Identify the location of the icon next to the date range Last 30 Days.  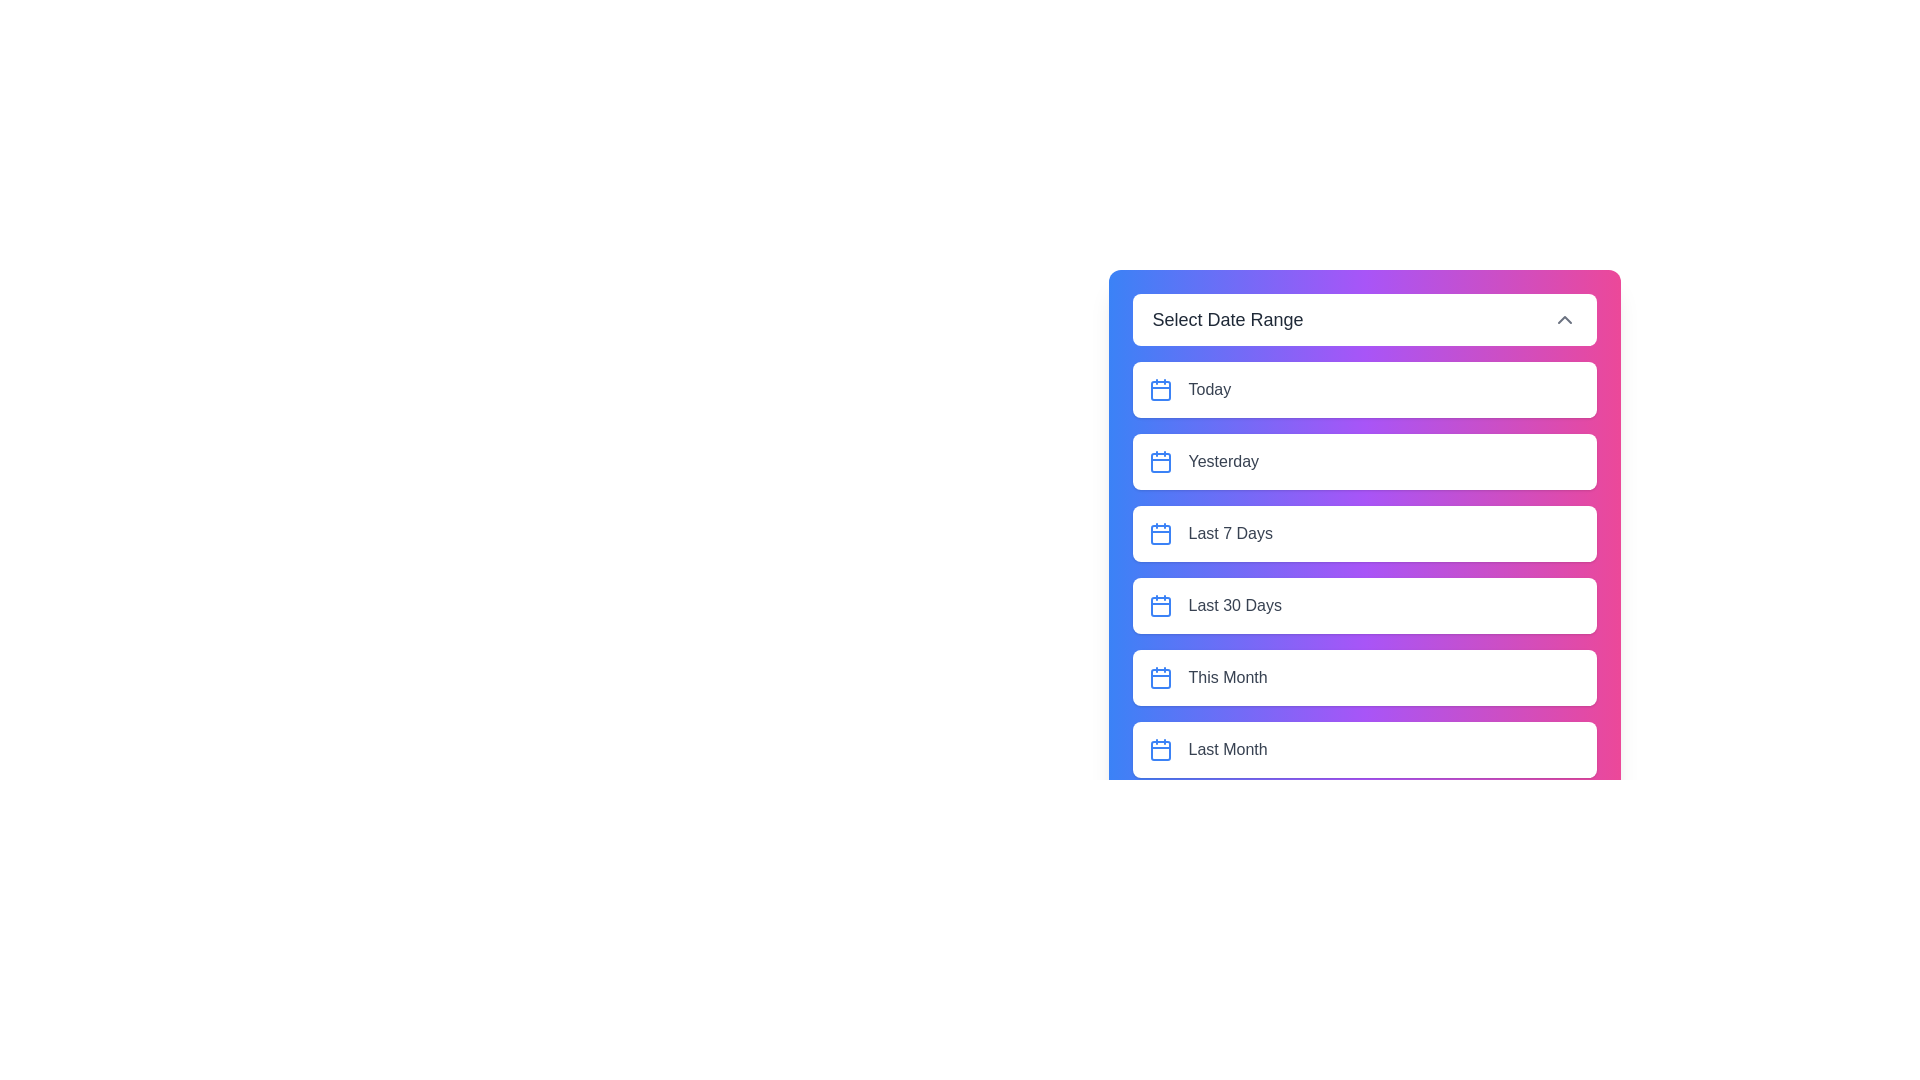
(1160, 604).